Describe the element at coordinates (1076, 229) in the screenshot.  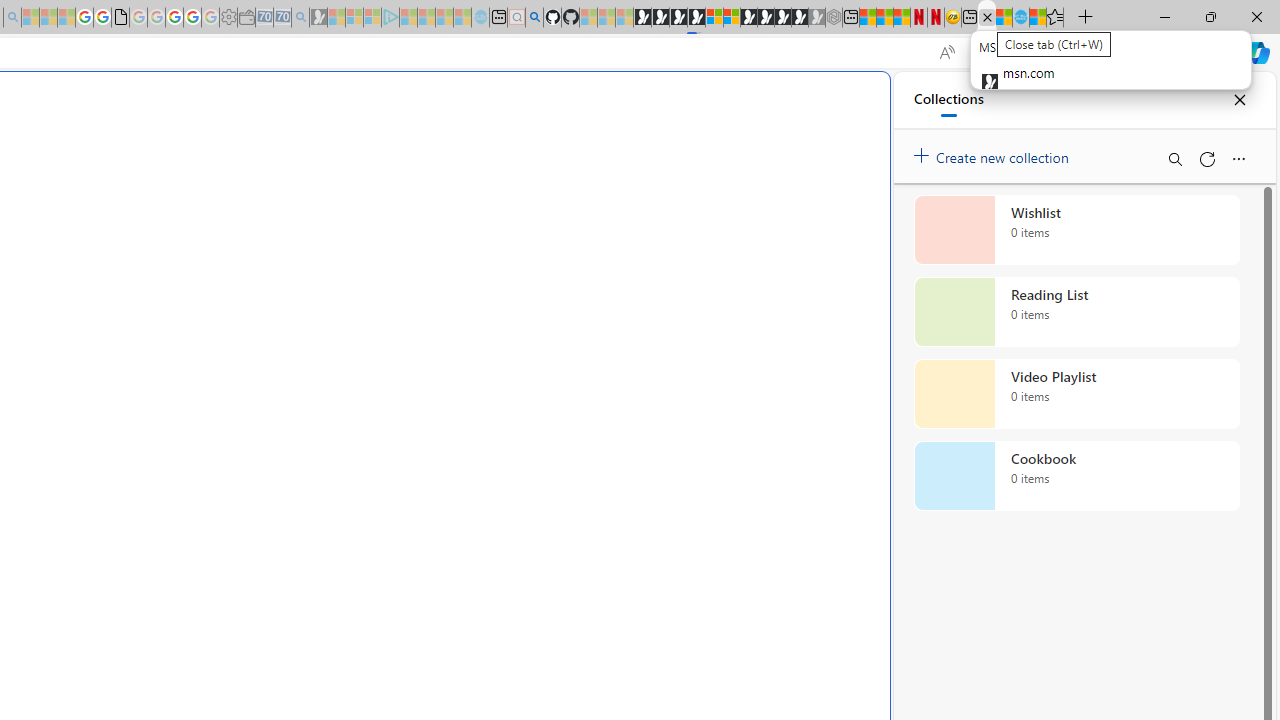
I see `'Wishlist collection, 0 items'` at that location.